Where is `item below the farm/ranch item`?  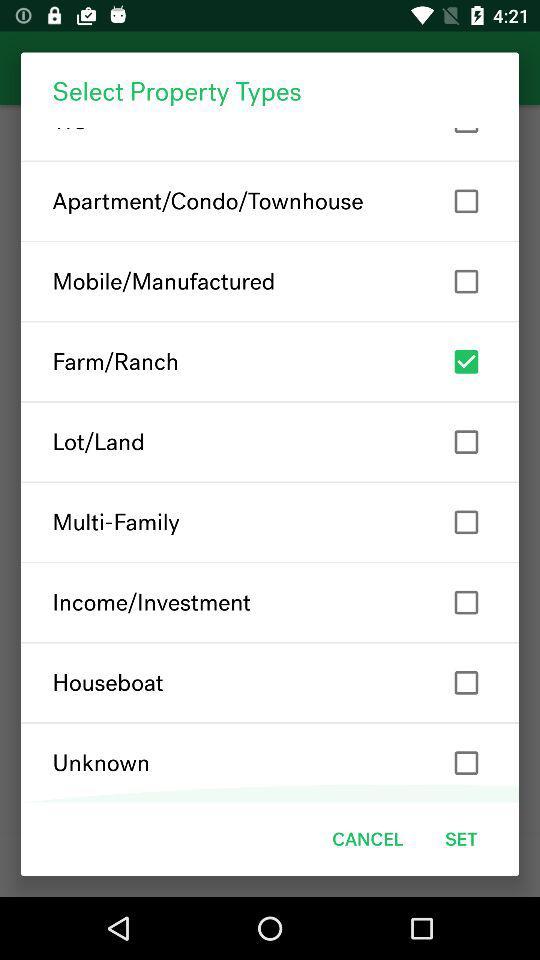
item below the farm/ranch item is located at coordinates (270, 442).